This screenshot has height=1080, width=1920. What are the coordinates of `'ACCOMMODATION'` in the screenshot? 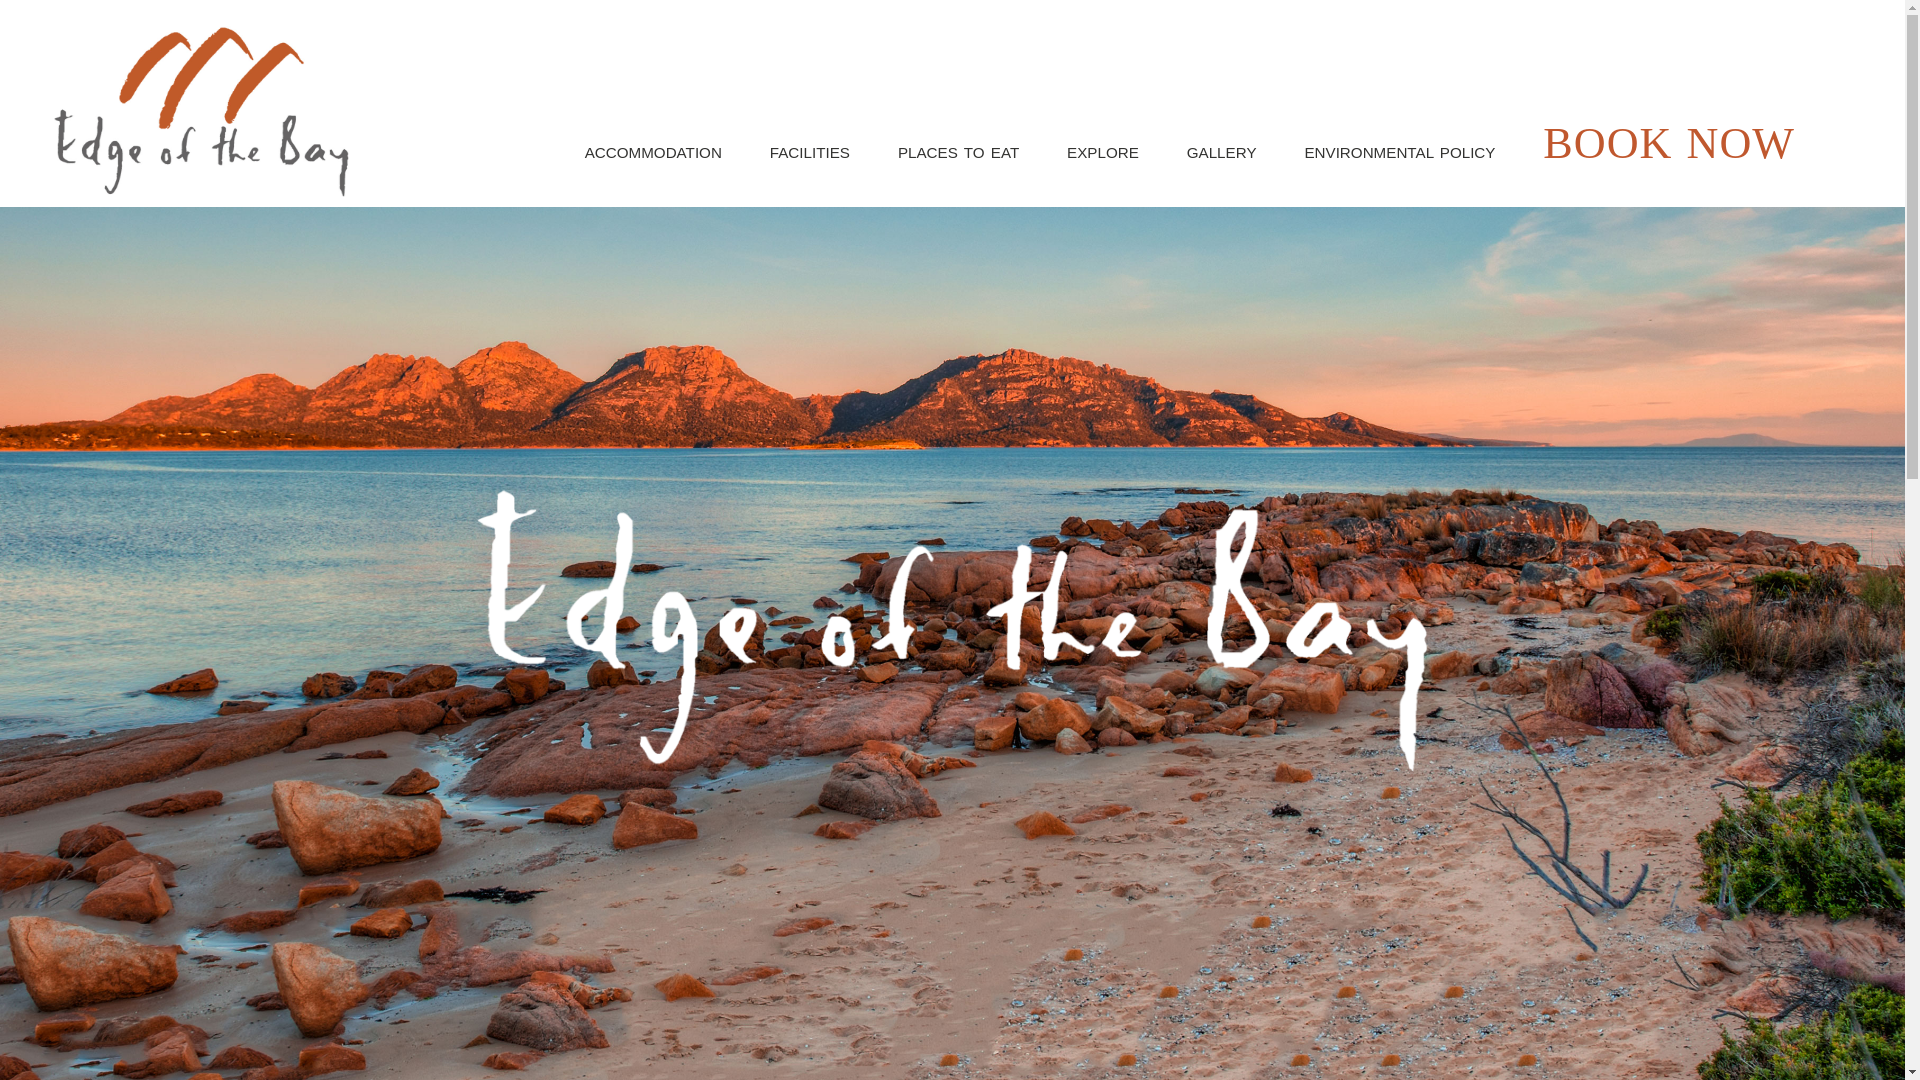 It's located at (652, 152).